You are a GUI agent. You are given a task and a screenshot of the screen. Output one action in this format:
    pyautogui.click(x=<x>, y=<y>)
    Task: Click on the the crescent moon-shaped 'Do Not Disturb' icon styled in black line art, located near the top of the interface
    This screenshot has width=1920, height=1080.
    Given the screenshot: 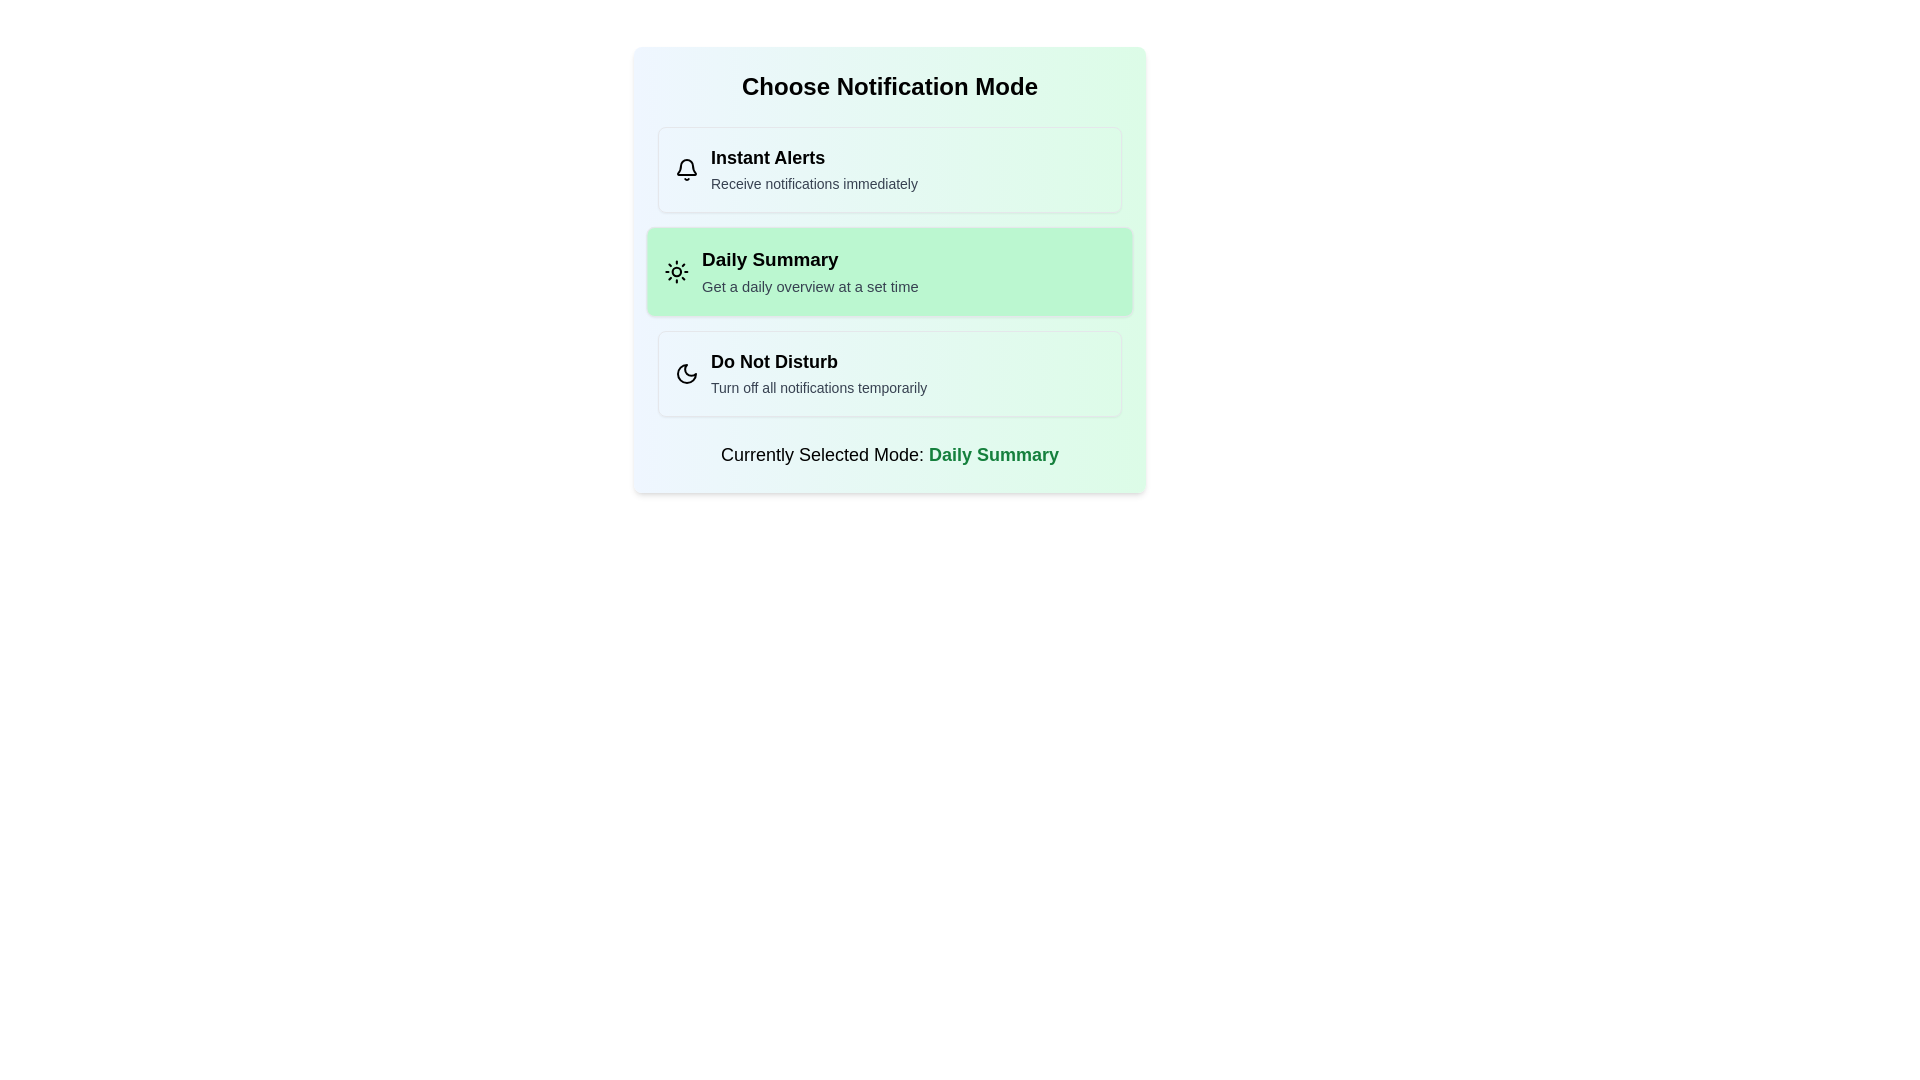 What is the action you would take?
    pyautogui.click(x=686, y=374)
    